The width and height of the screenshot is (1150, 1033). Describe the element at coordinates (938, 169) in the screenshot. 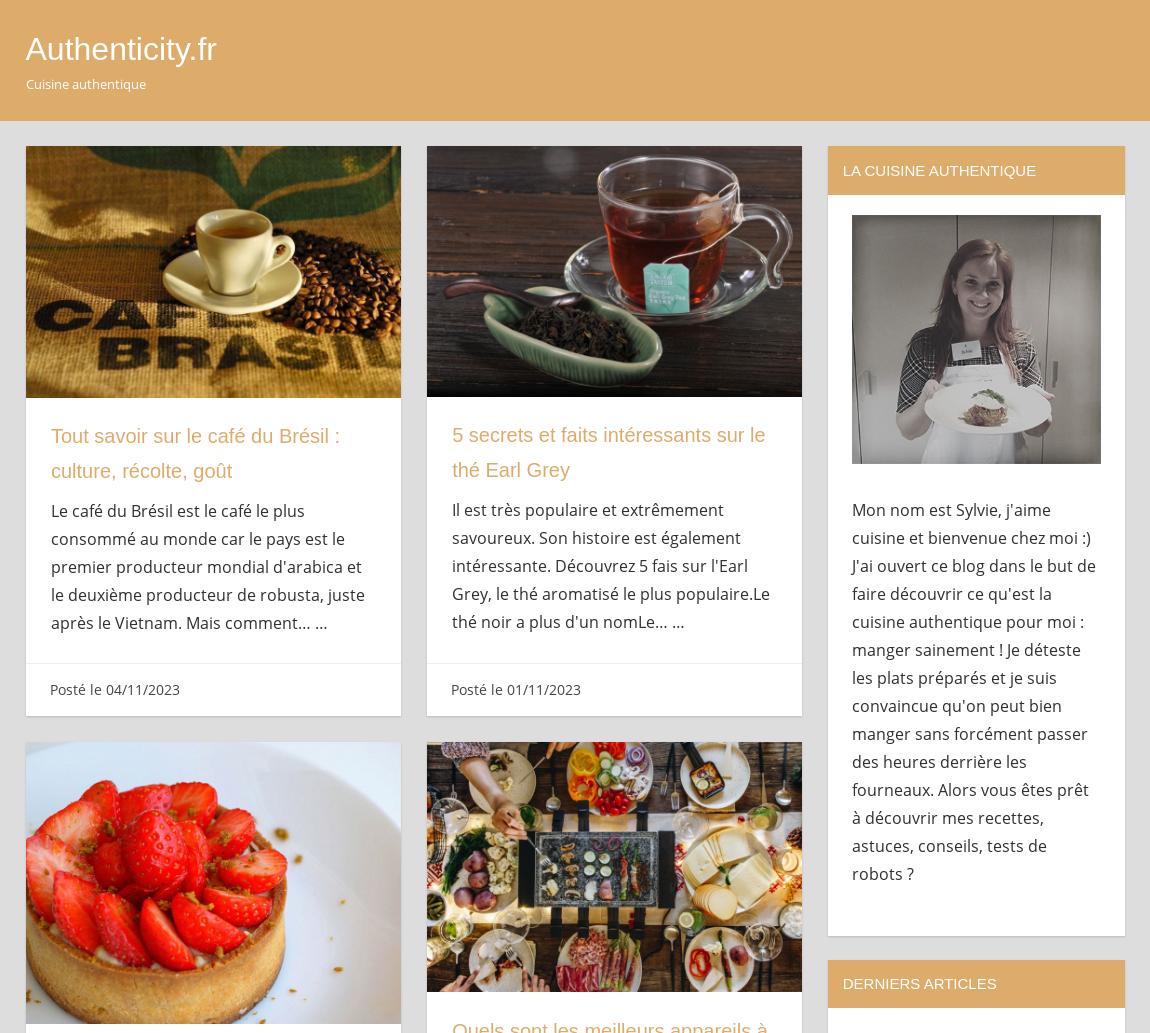

I see `'La cuisine authentique'` at that location.